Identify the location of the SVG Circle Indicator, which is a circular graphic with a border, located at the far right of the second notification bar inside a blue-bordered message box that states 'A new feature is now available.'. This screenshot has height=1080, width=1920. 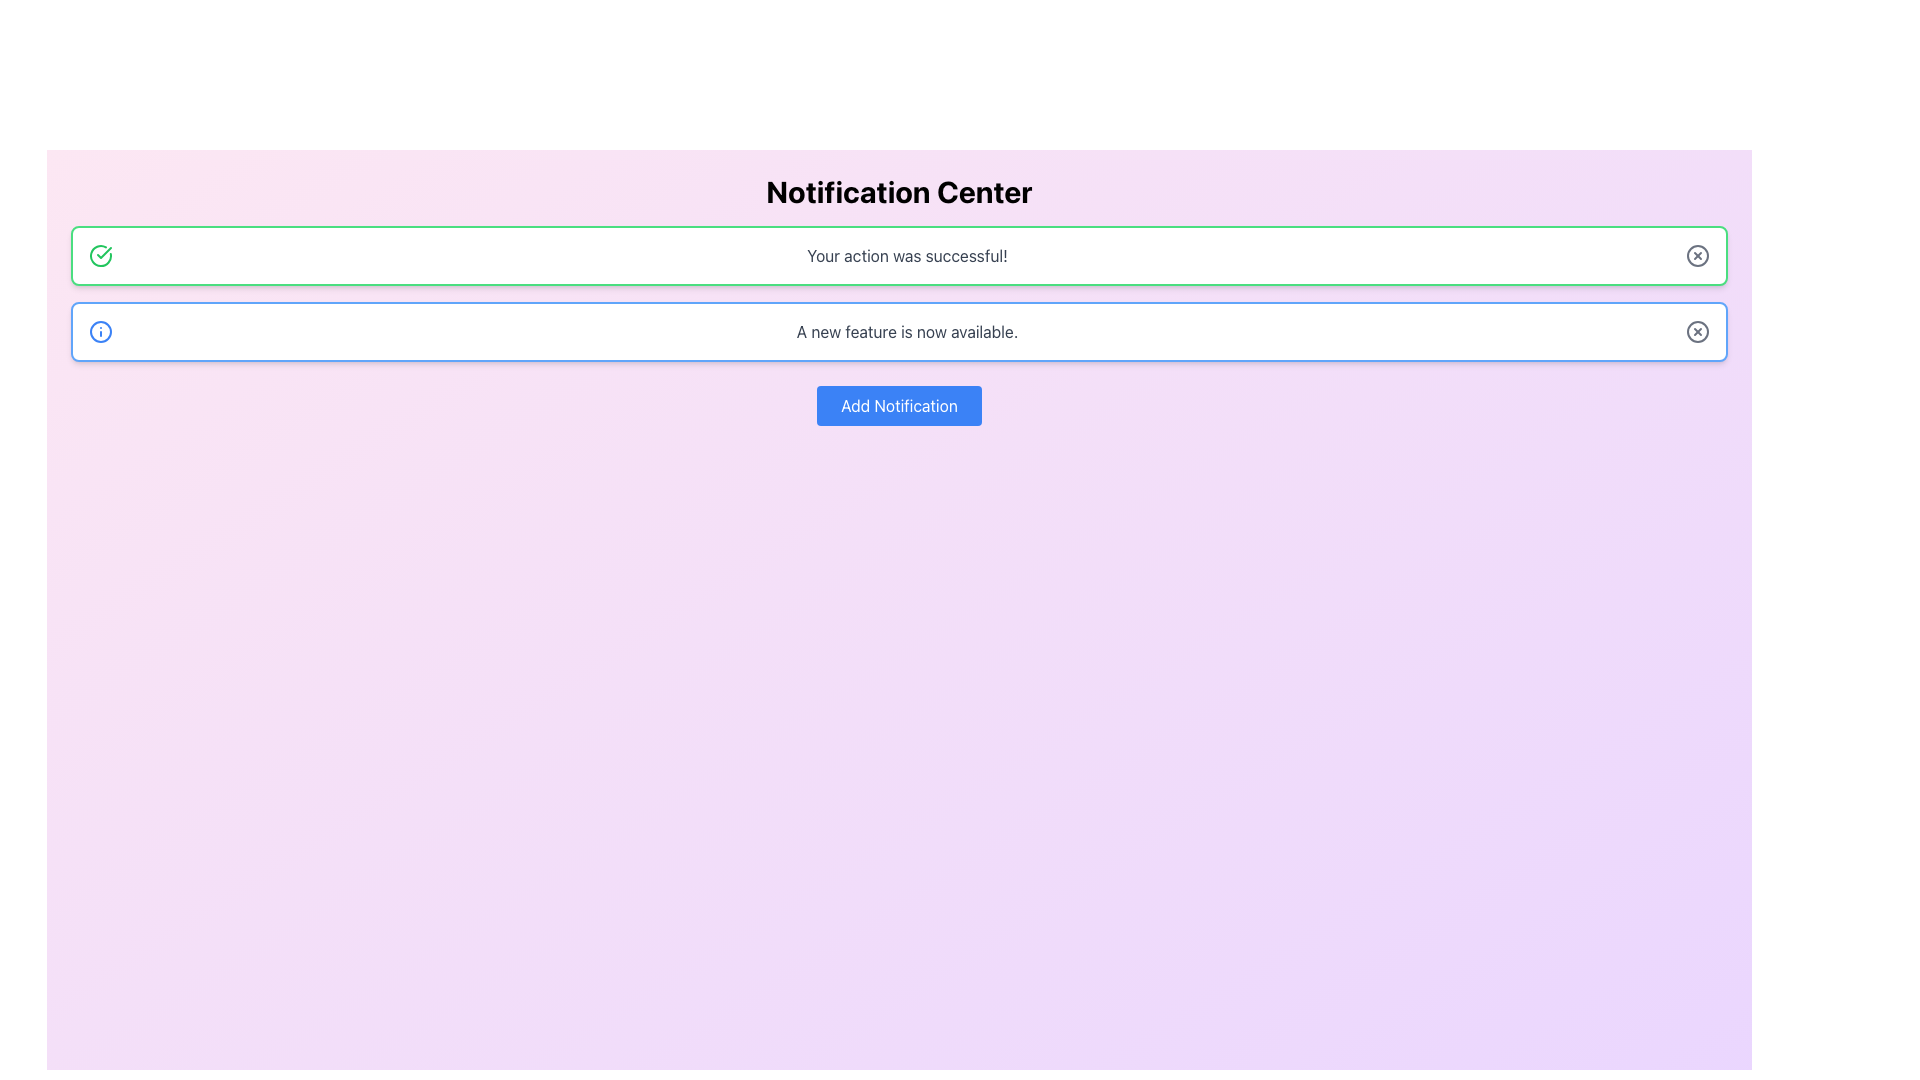
(1697, 330).